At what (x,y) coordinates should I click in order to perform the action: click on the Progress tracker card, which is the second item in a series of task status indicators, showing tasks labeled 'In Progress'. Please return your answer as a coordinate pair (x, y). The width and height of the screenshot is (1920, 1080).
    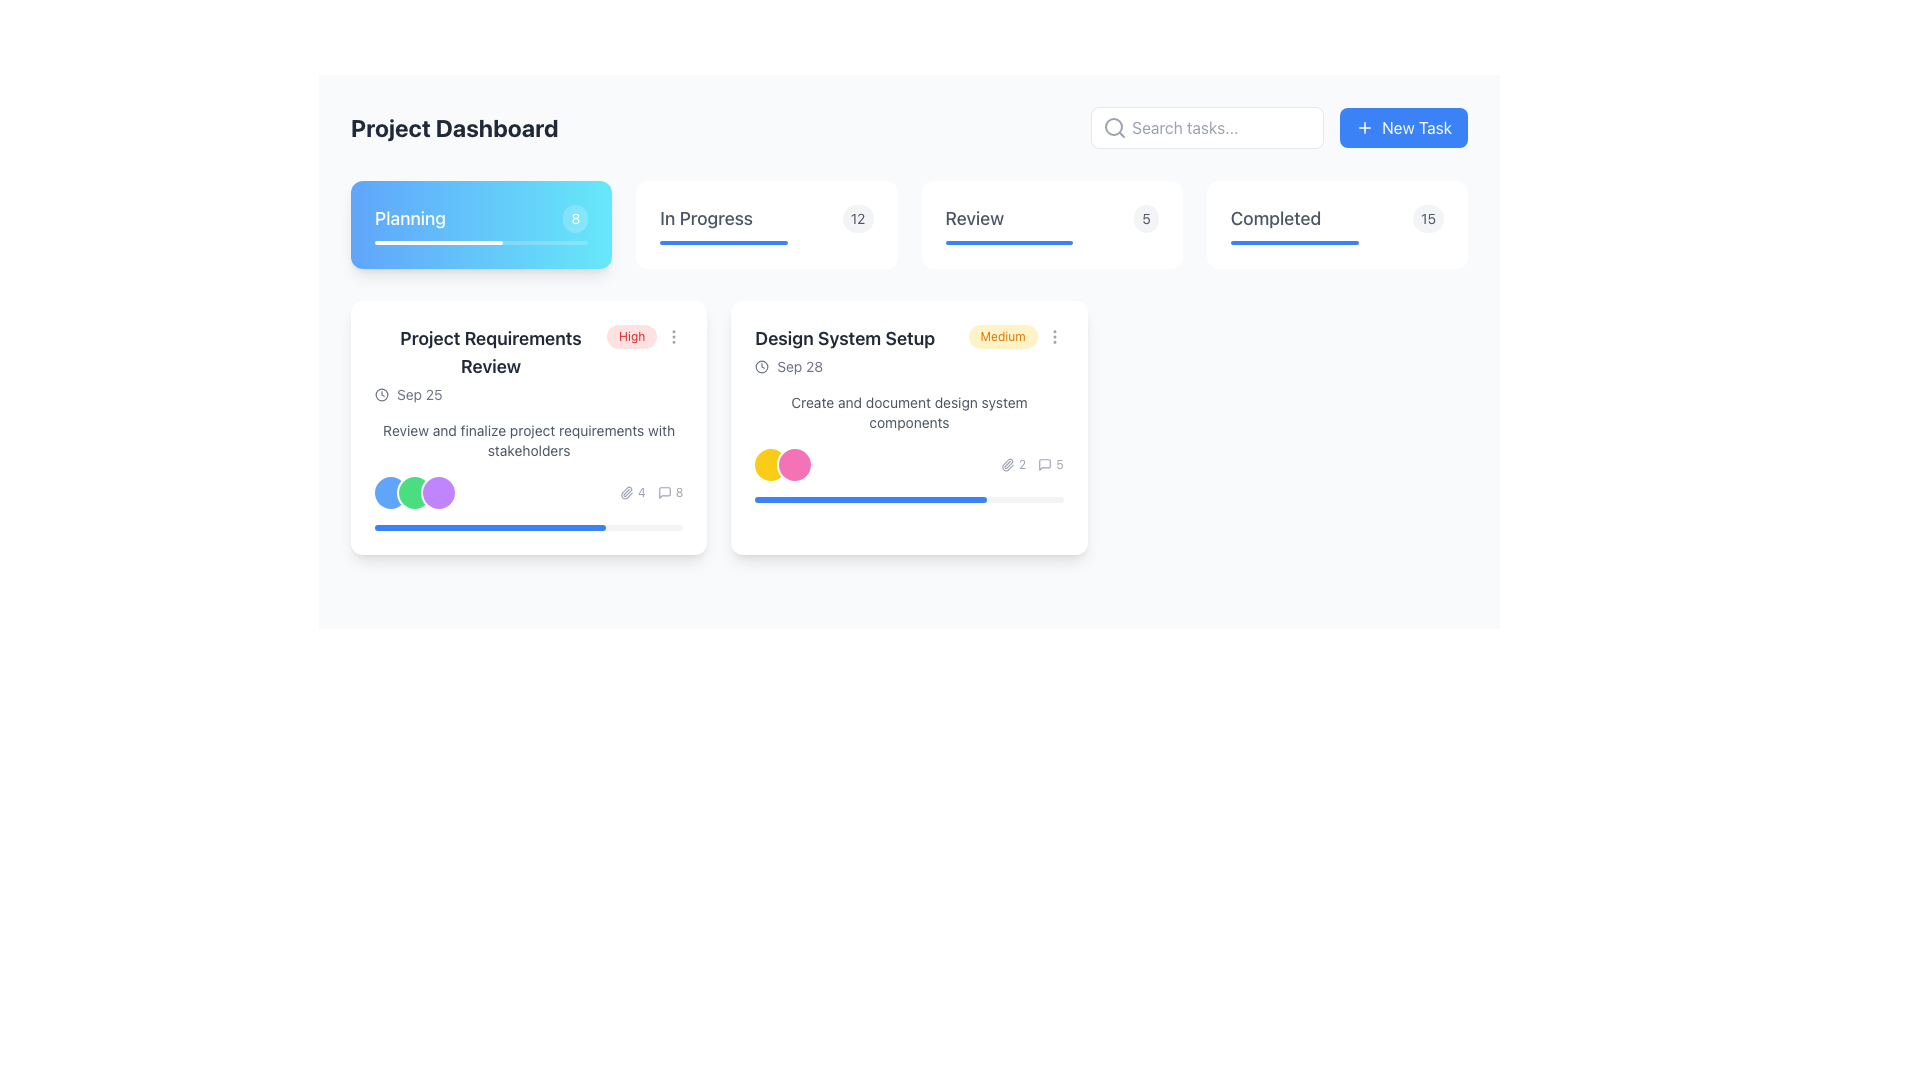
    Looking at the image, I should click on (765, 224).